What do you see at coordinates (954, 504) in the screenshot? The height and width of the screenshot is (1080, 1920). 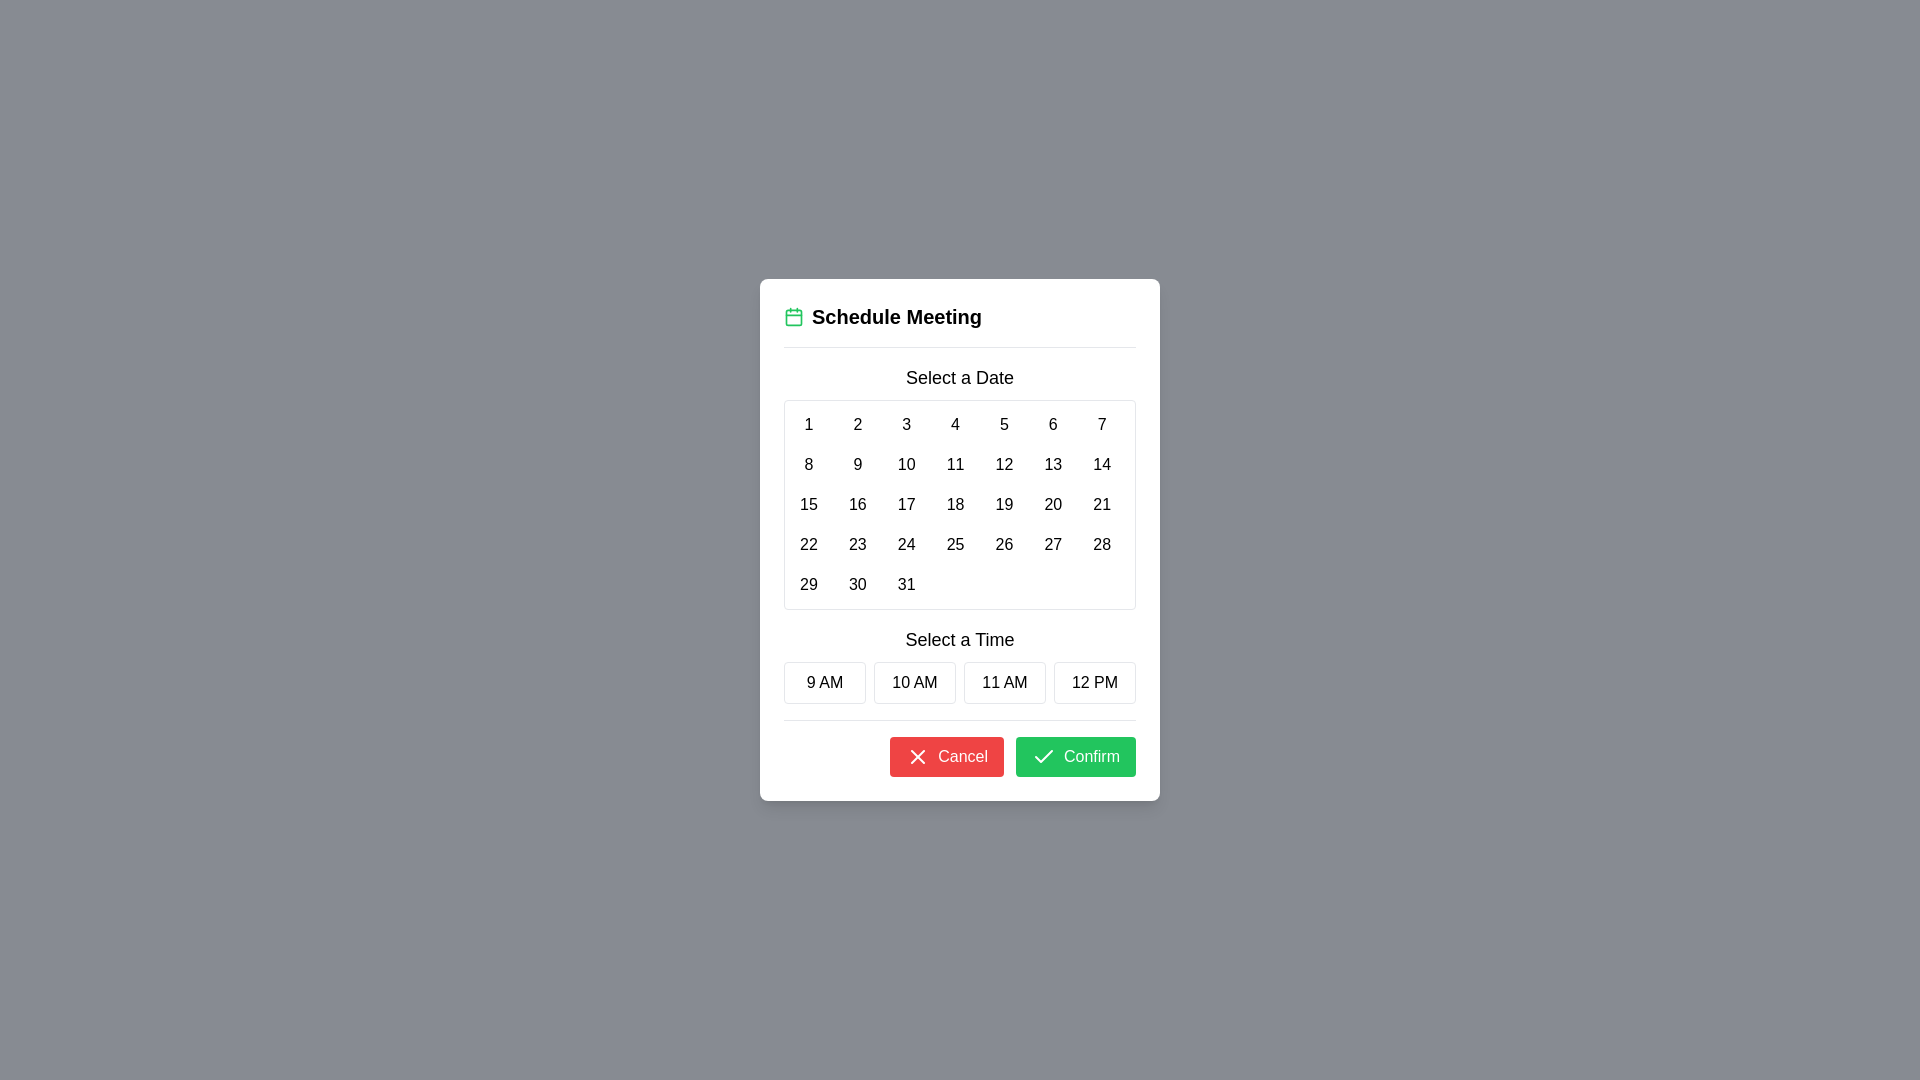 I see `the interactive button displaying the number '18'` at bounding box center [954, 504].